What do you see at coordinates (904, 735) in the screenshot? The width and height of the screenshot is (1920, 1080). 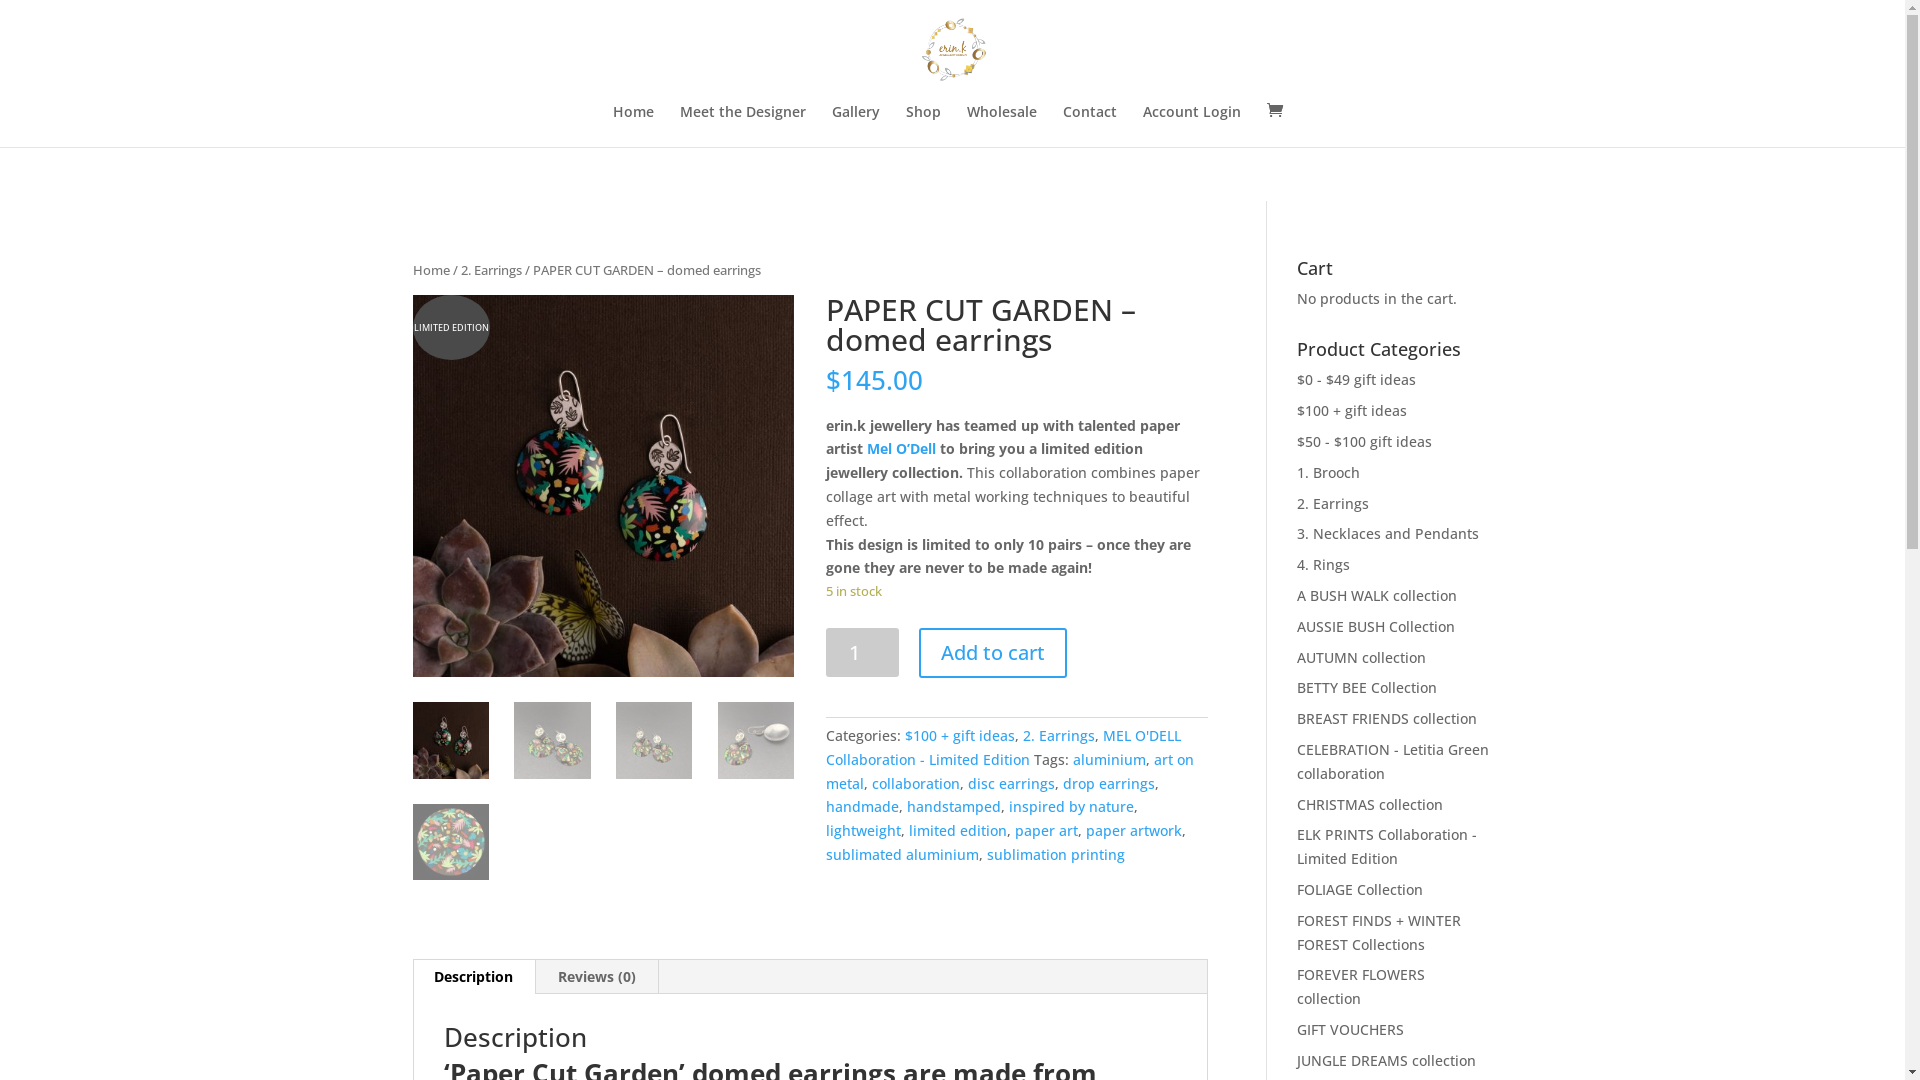 I see `'$100 + gift ideas'` at bounding box center [904, 735].